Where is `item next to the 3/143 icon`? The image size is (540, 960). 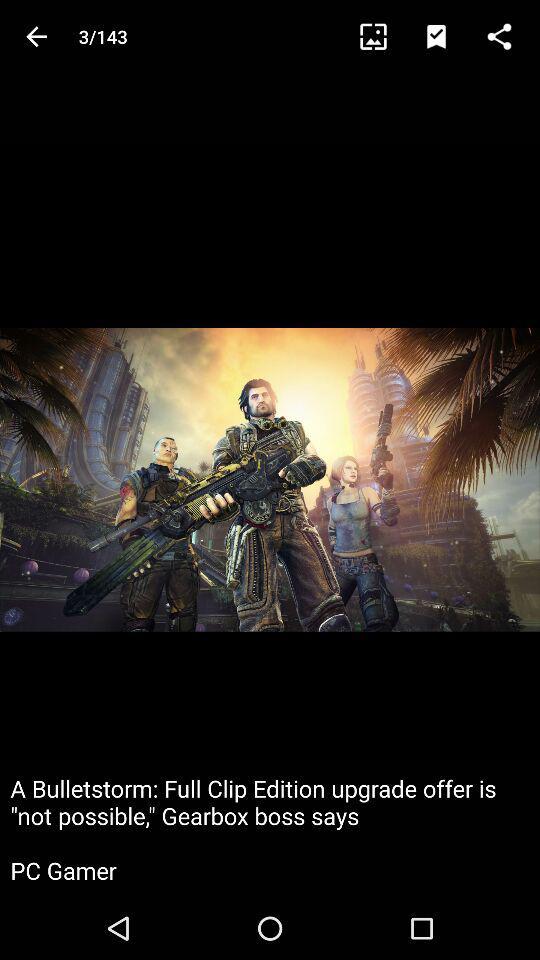
item next to the 3/143 icon is located at coordinates (36, 35).